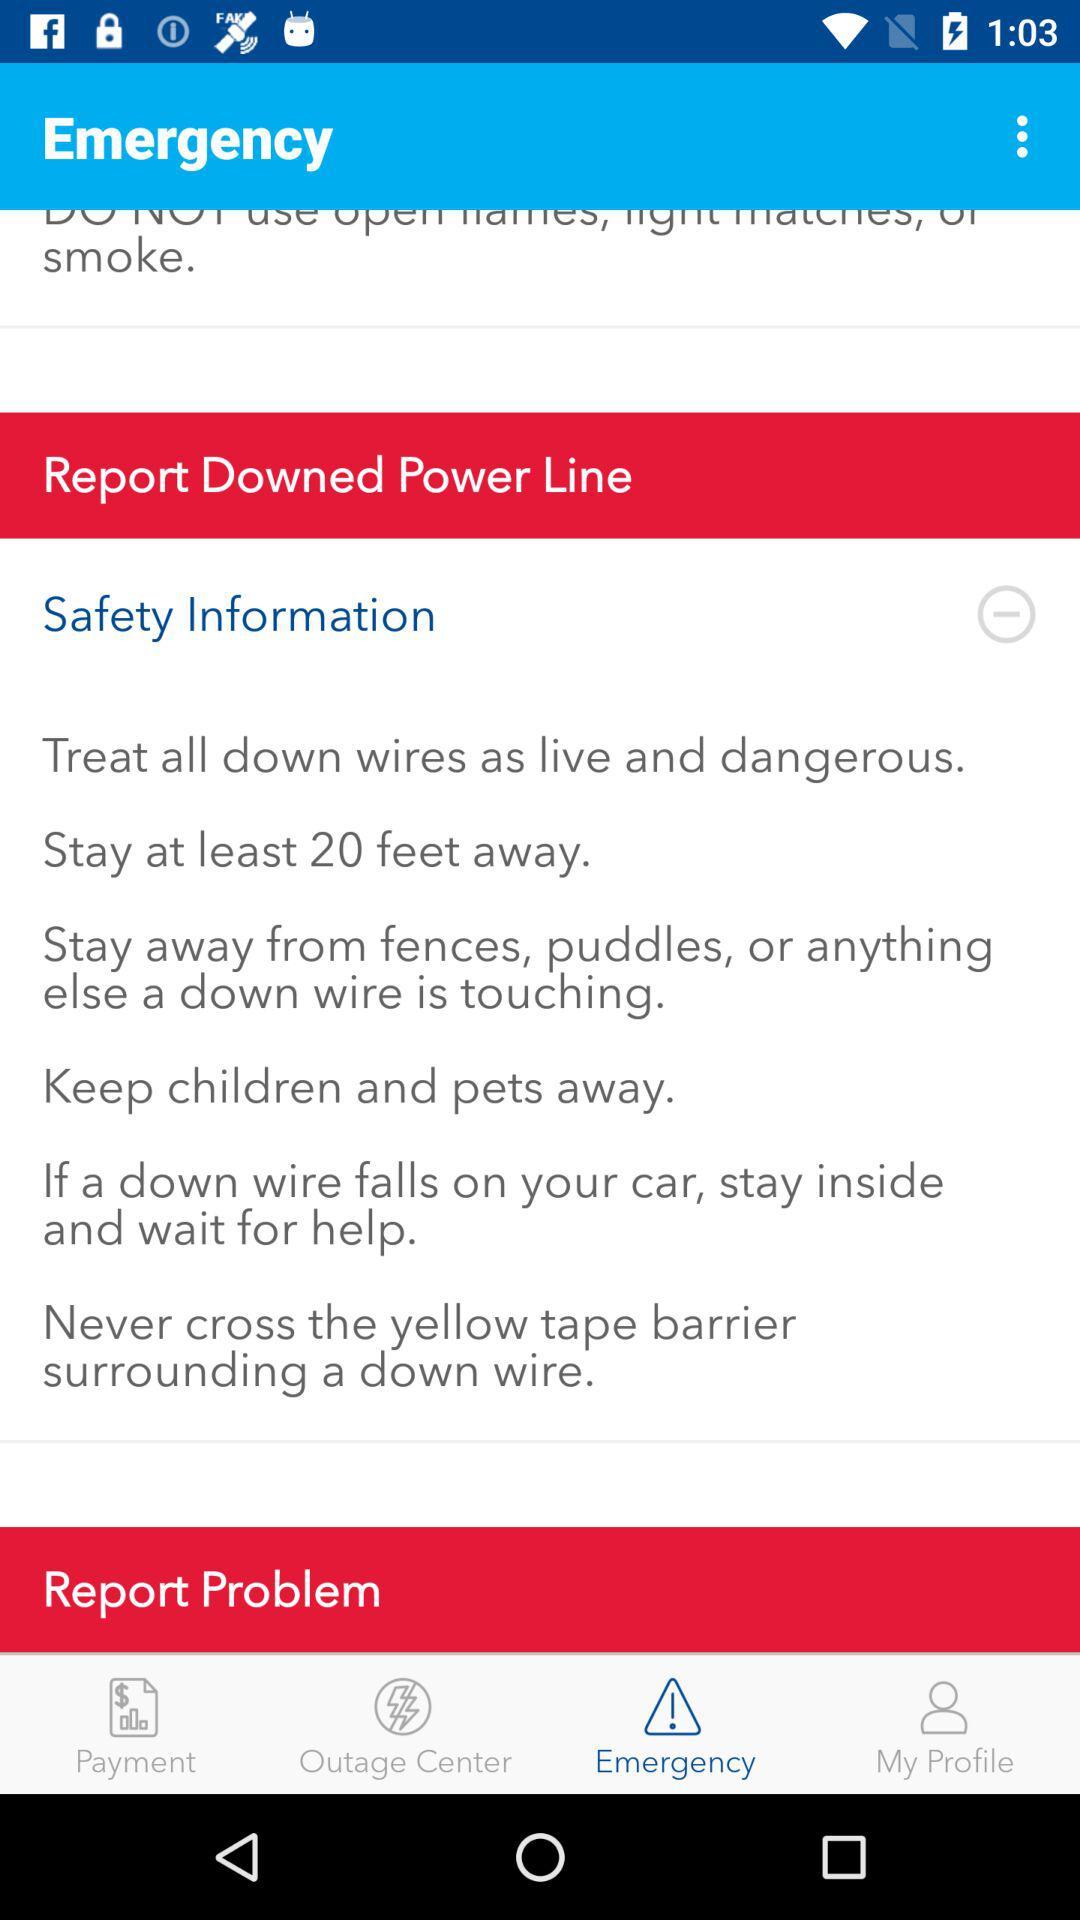  Describe the element at coordinates (405, 1723) in the screenshot. I see `icon next to emergency icon` at that location.